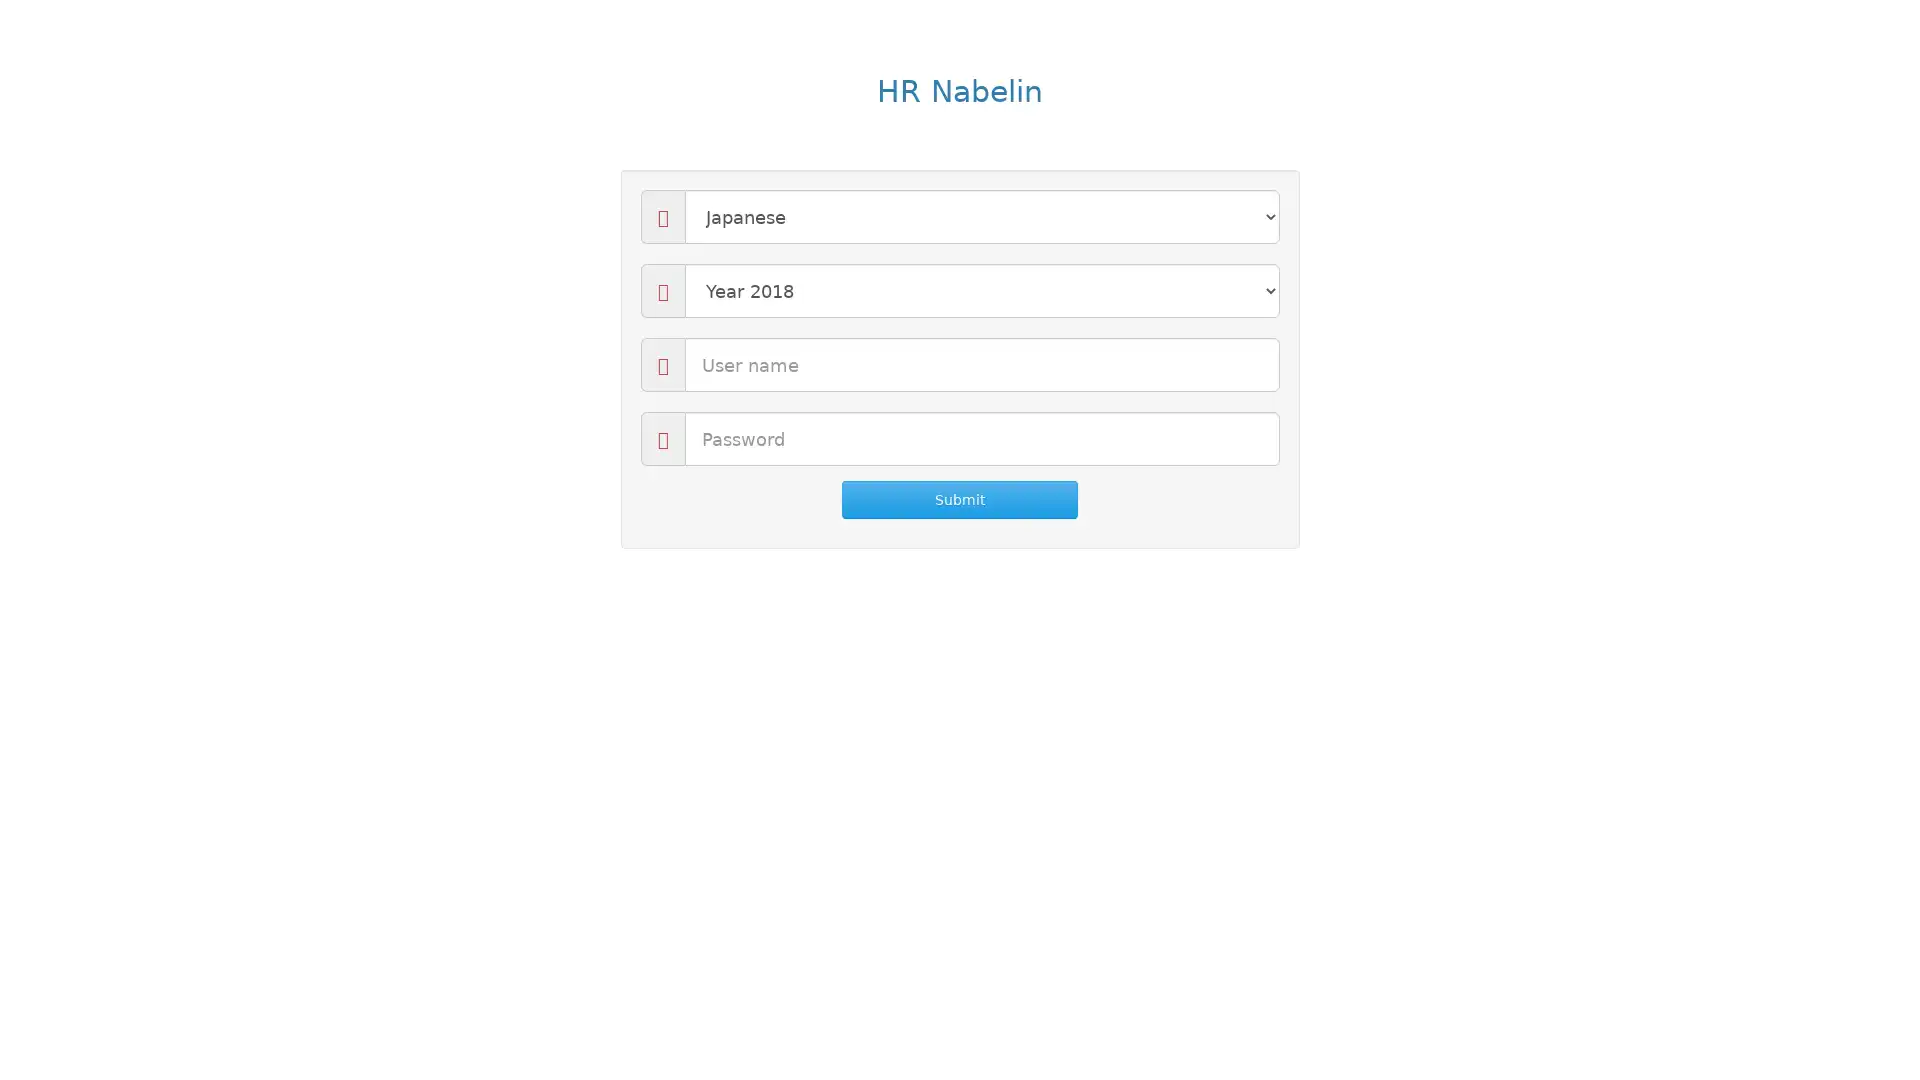  I want to click on Submit, so click(958, 499).